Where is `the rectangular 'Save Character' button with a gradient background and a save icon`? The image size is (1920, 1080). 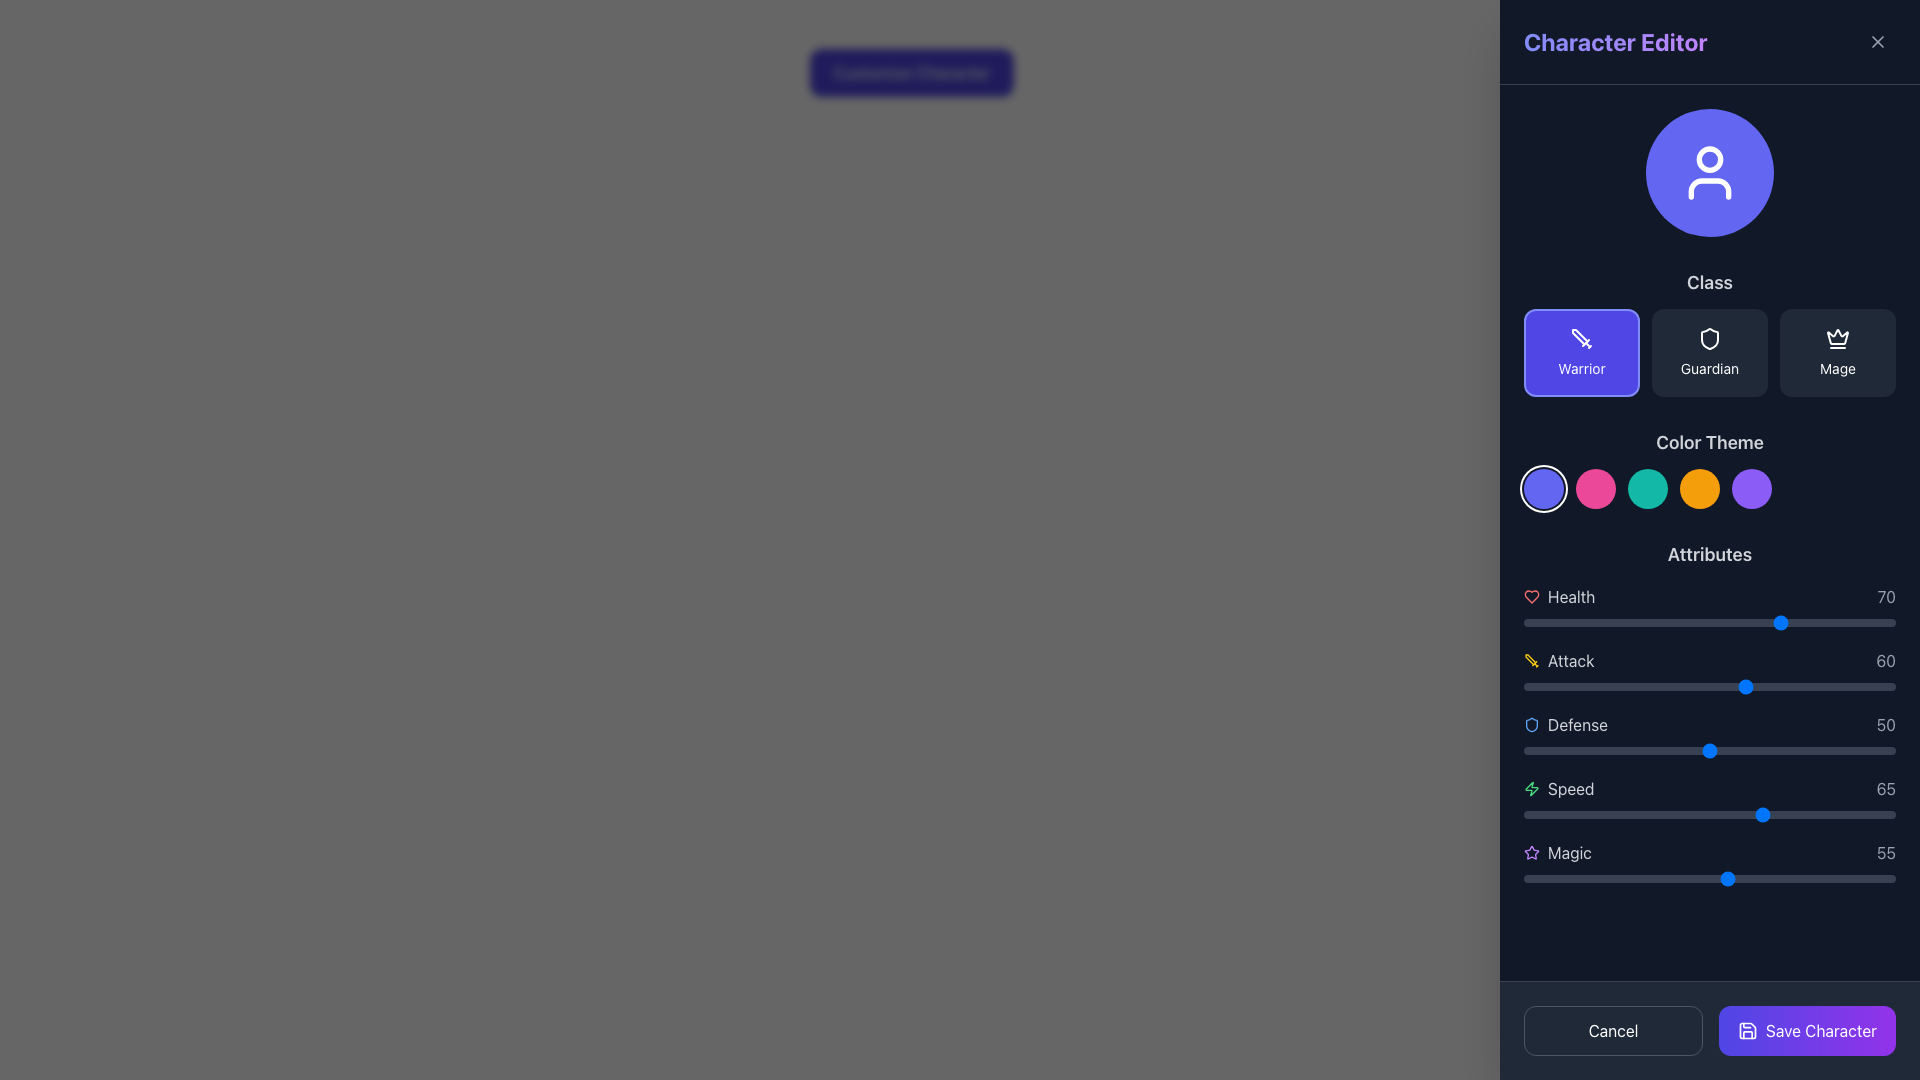 the rectangular 'Save Character' button with a gradient background and a save icon is located at coordinates (1807, 1030).